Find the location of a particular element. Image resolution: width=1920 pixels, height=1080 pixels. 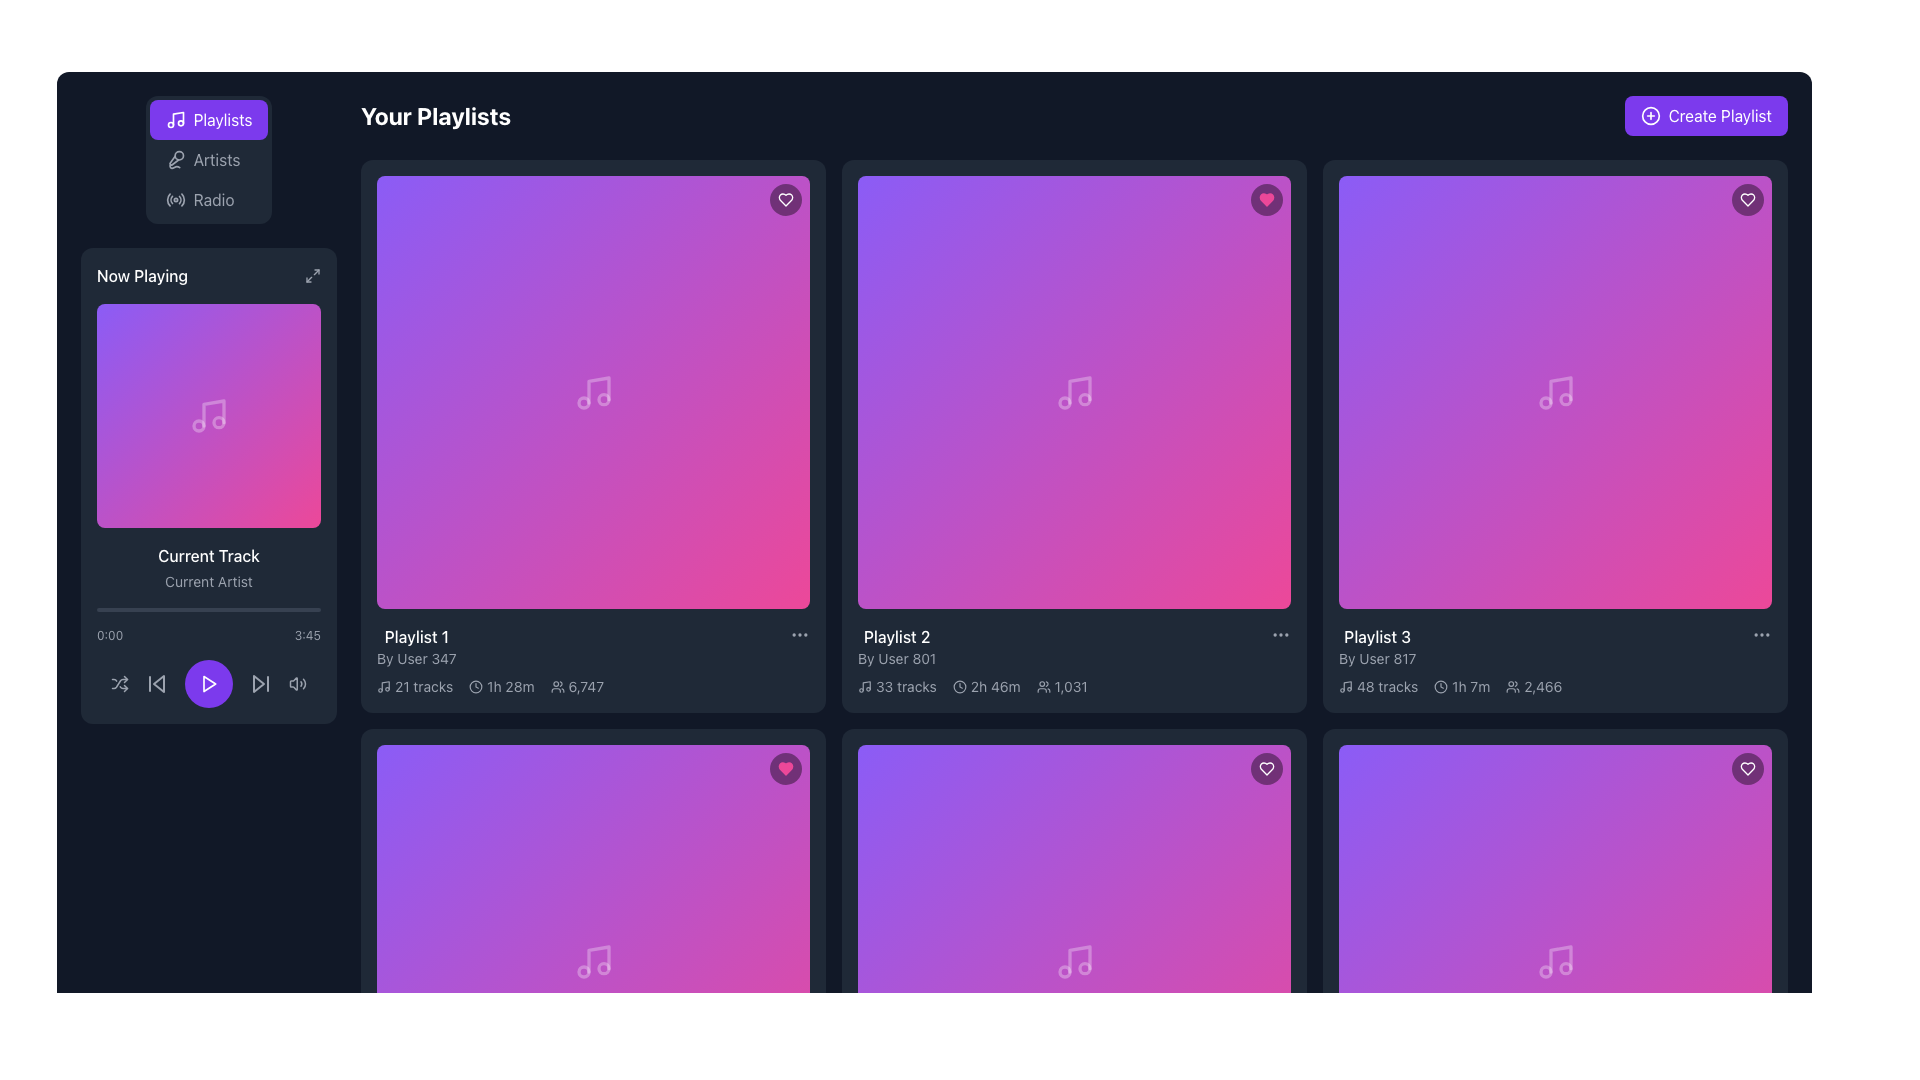

text '21 tracks' from the text label with the accompanying music note icon, located under the first playlist card in the top-left section of the grid area is located at coordinates (414, 685).